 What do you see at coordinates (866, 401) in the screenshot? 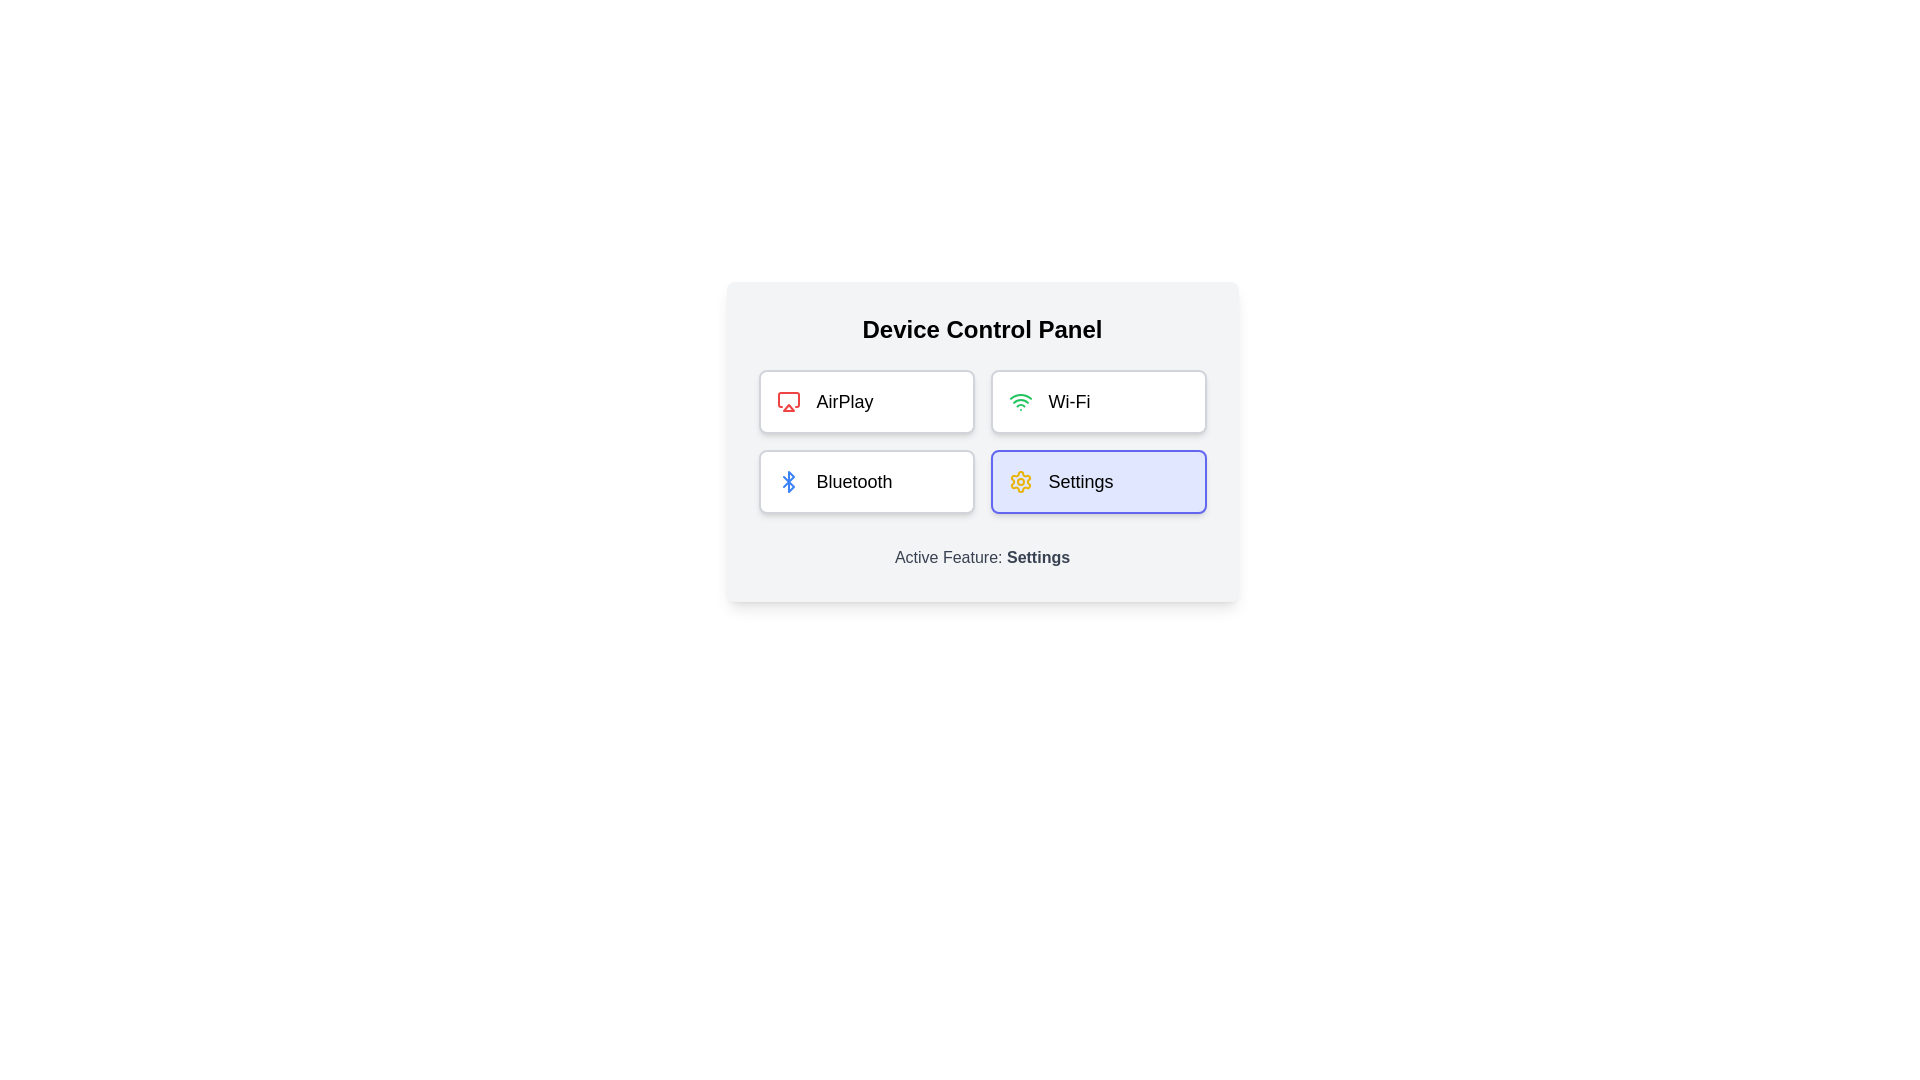
I see `the button corresponding to the feature AirPlay` at bounding box center [866, 401].